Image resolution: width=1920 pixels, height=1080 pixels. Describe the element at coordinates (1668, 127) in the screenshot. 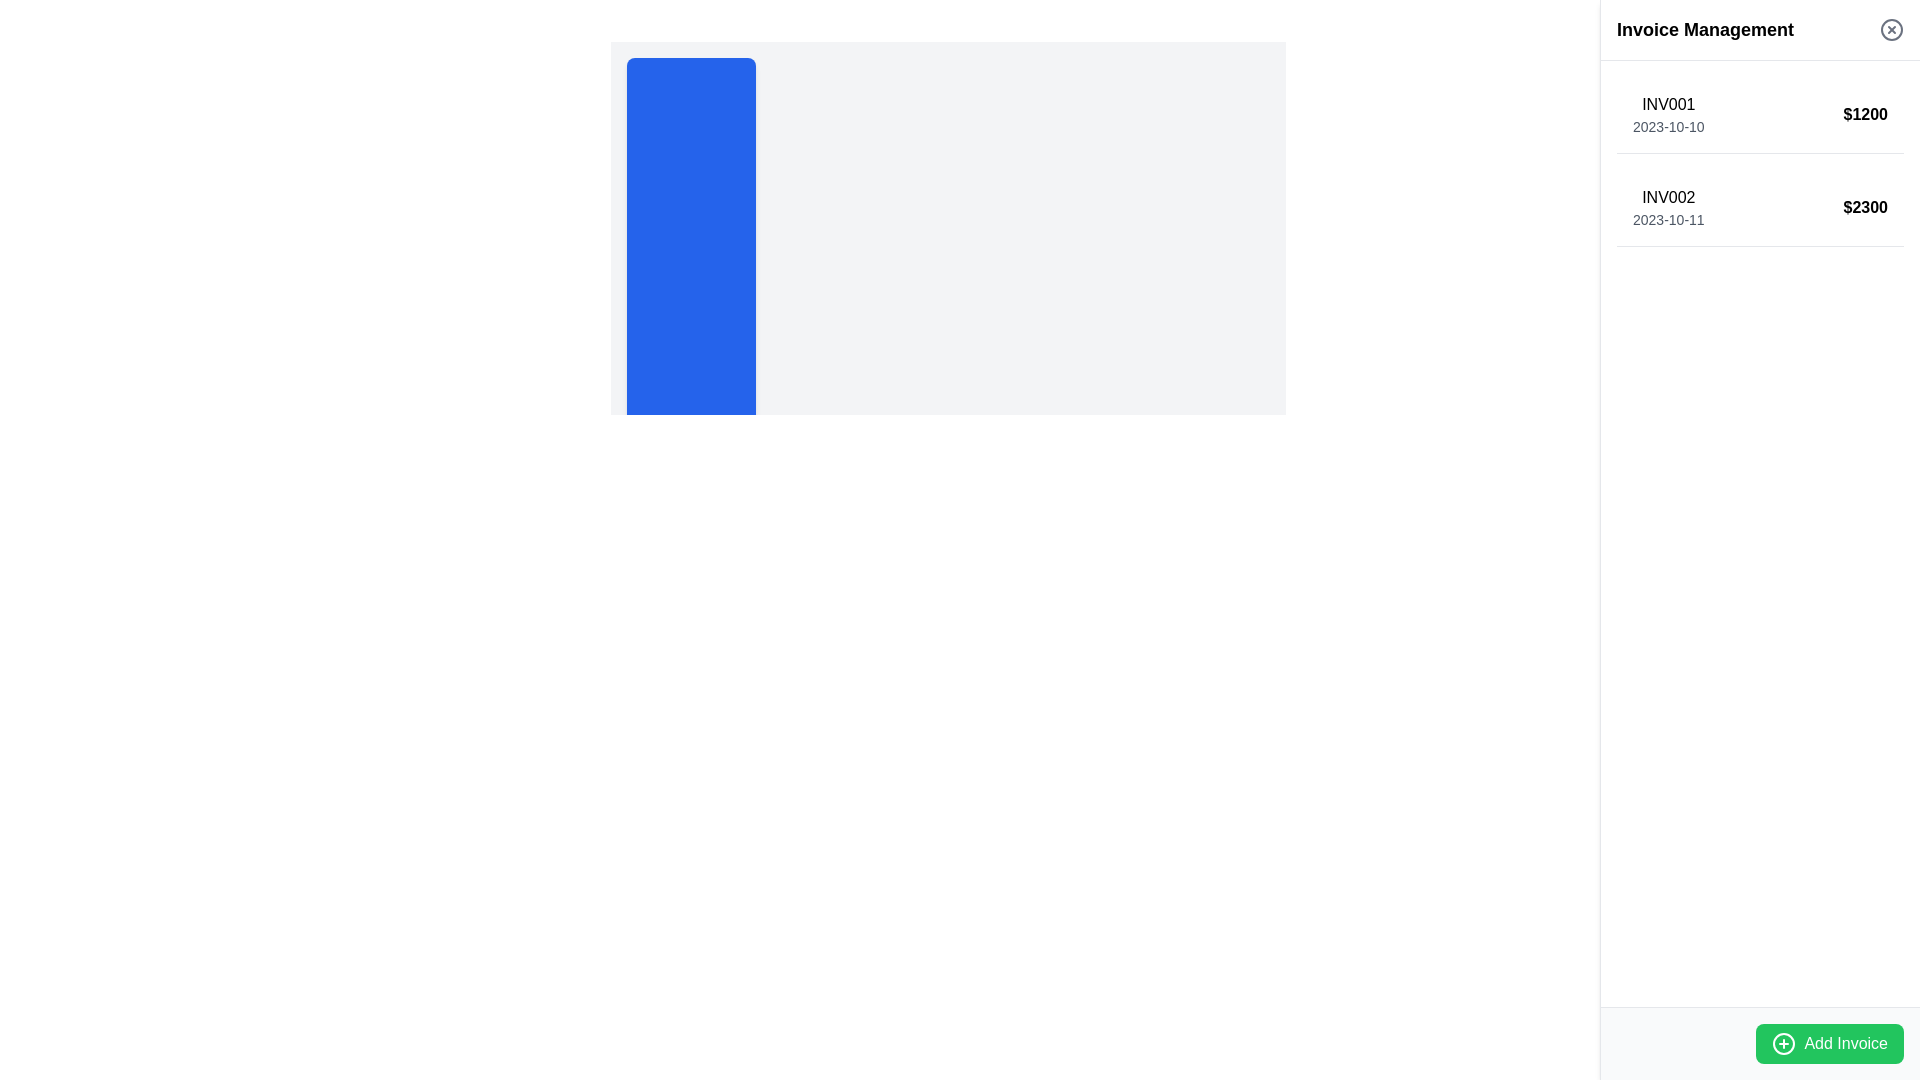

I see `the text label displaying the date '2023-10-10', which is positioned directly below the label 'INV001' in the upper-right corner of the 'Invoice Management' section` at that location.